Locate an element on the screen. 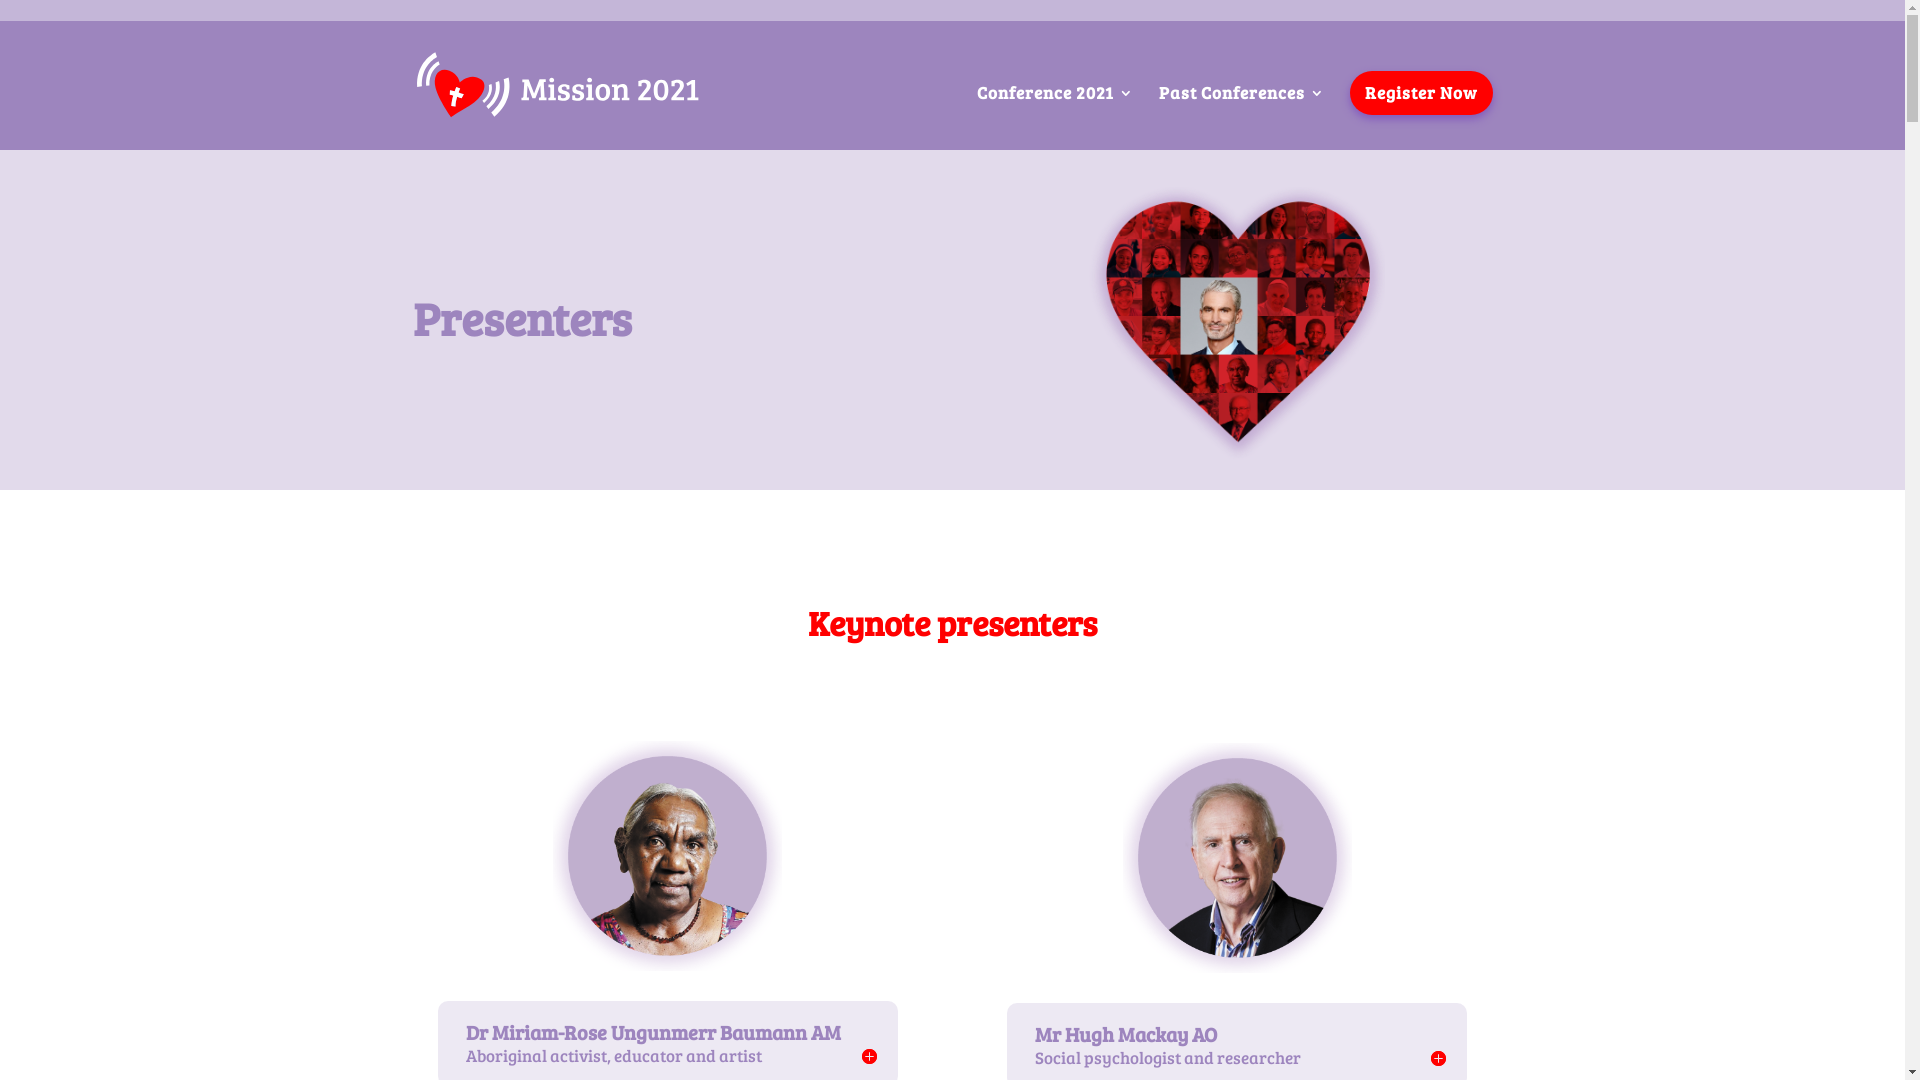  'Past Conferences' is located at coordinates (1240, 118).